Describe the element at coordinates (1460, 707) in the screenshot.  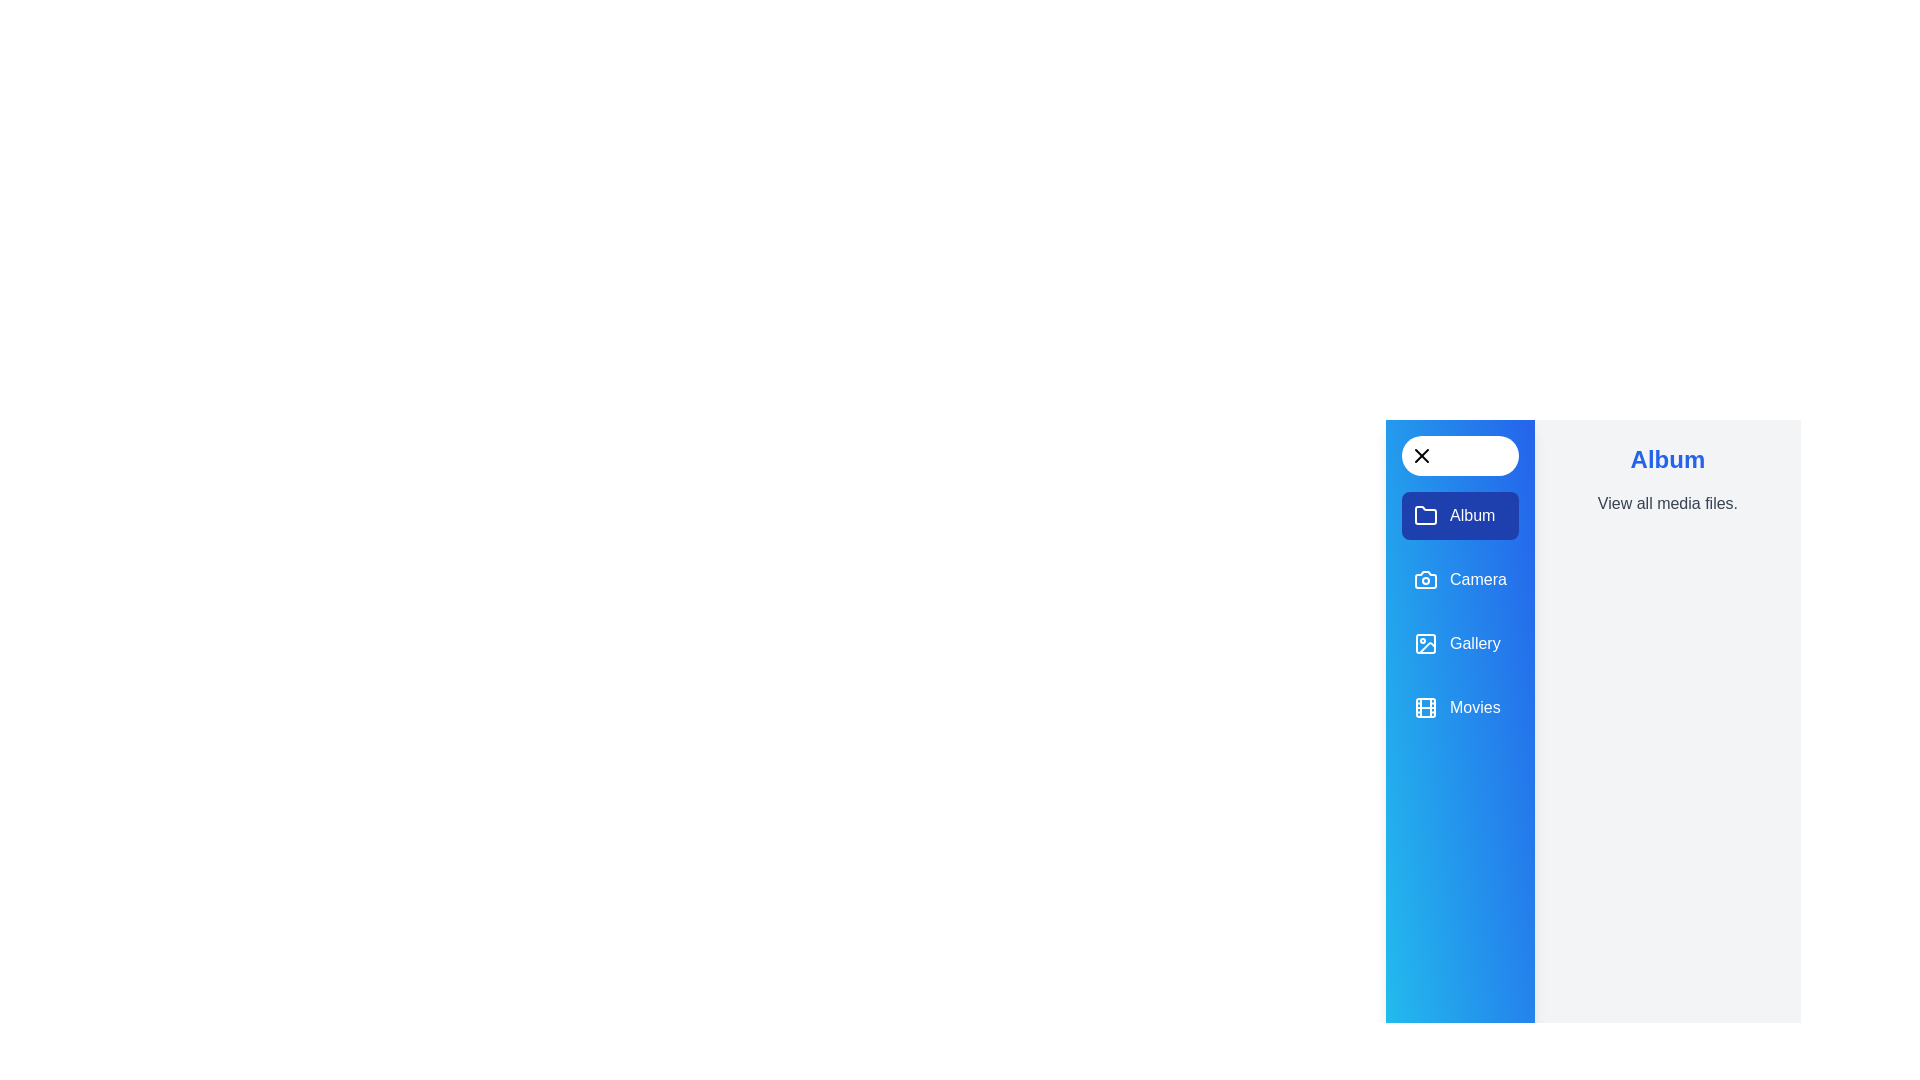
I see `the panel Movies to display its description` at that location.